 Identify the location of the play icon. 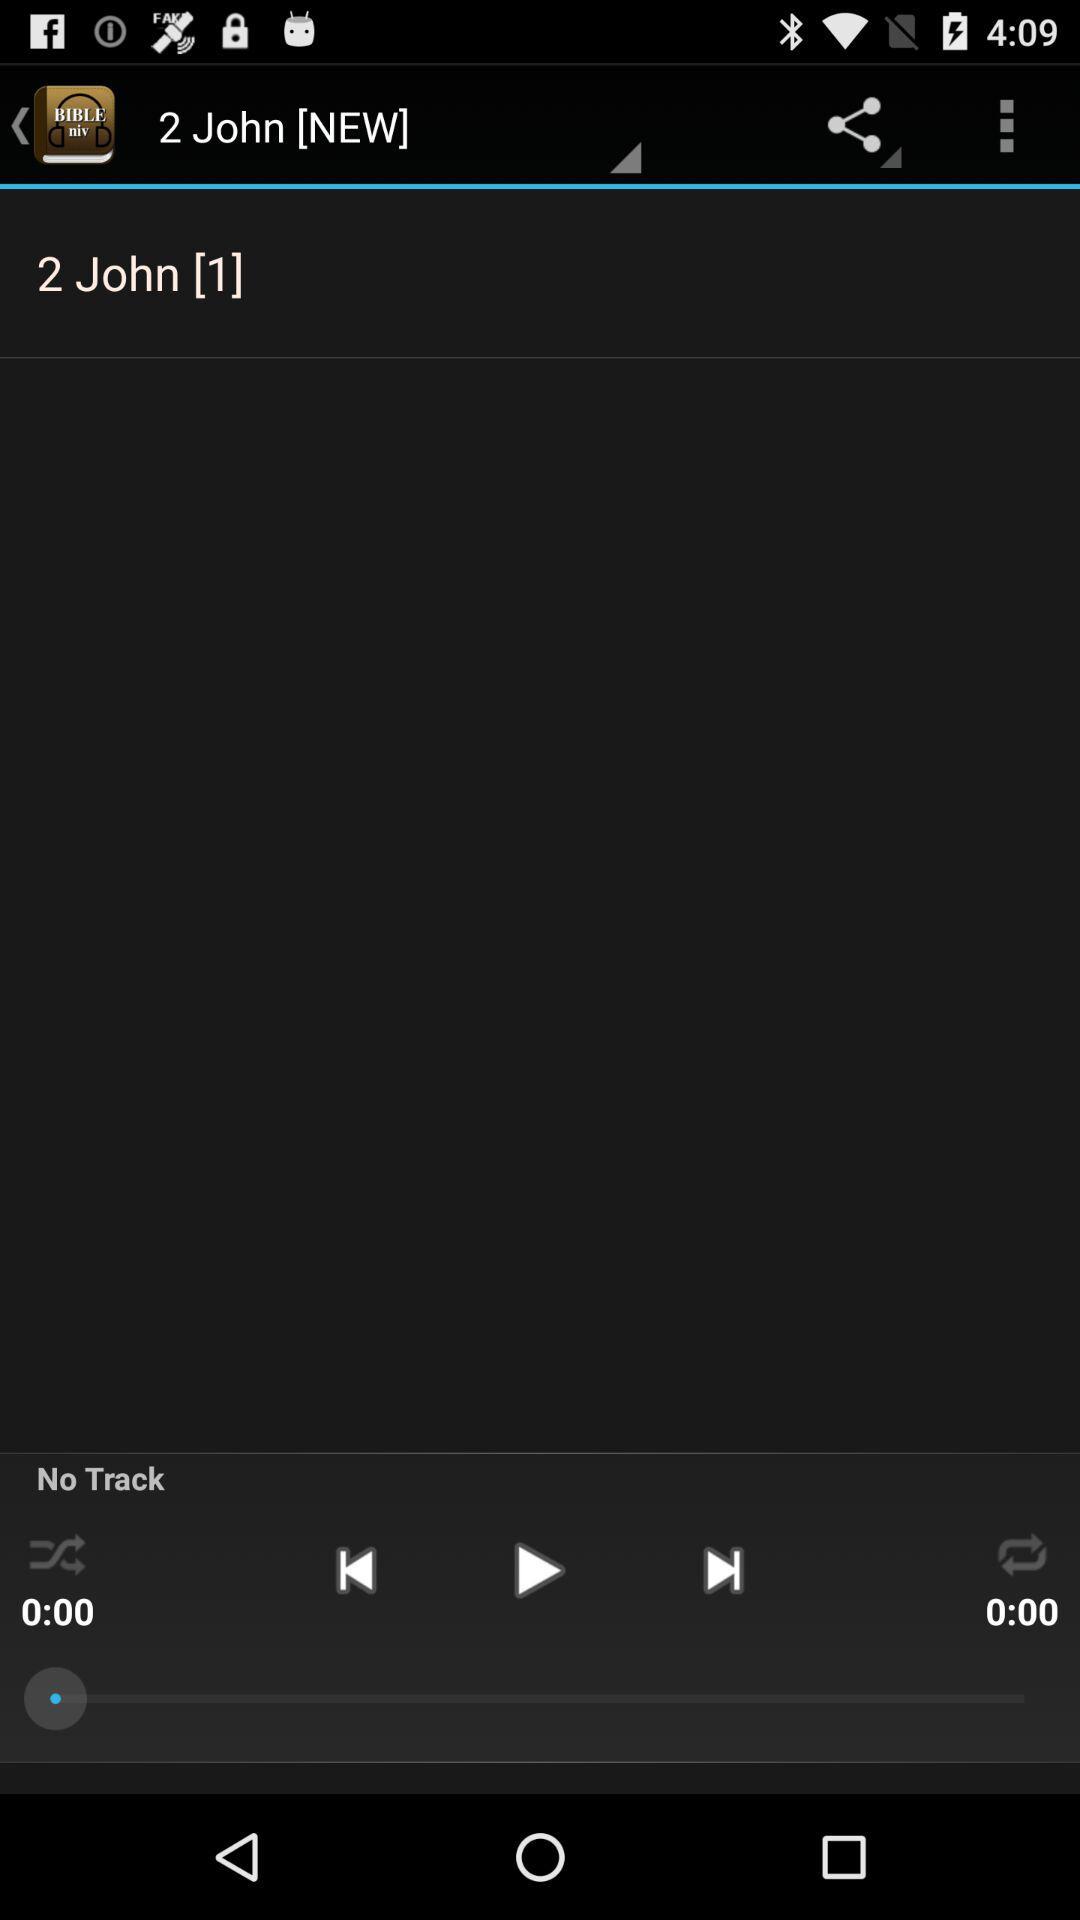
(538, 1680).